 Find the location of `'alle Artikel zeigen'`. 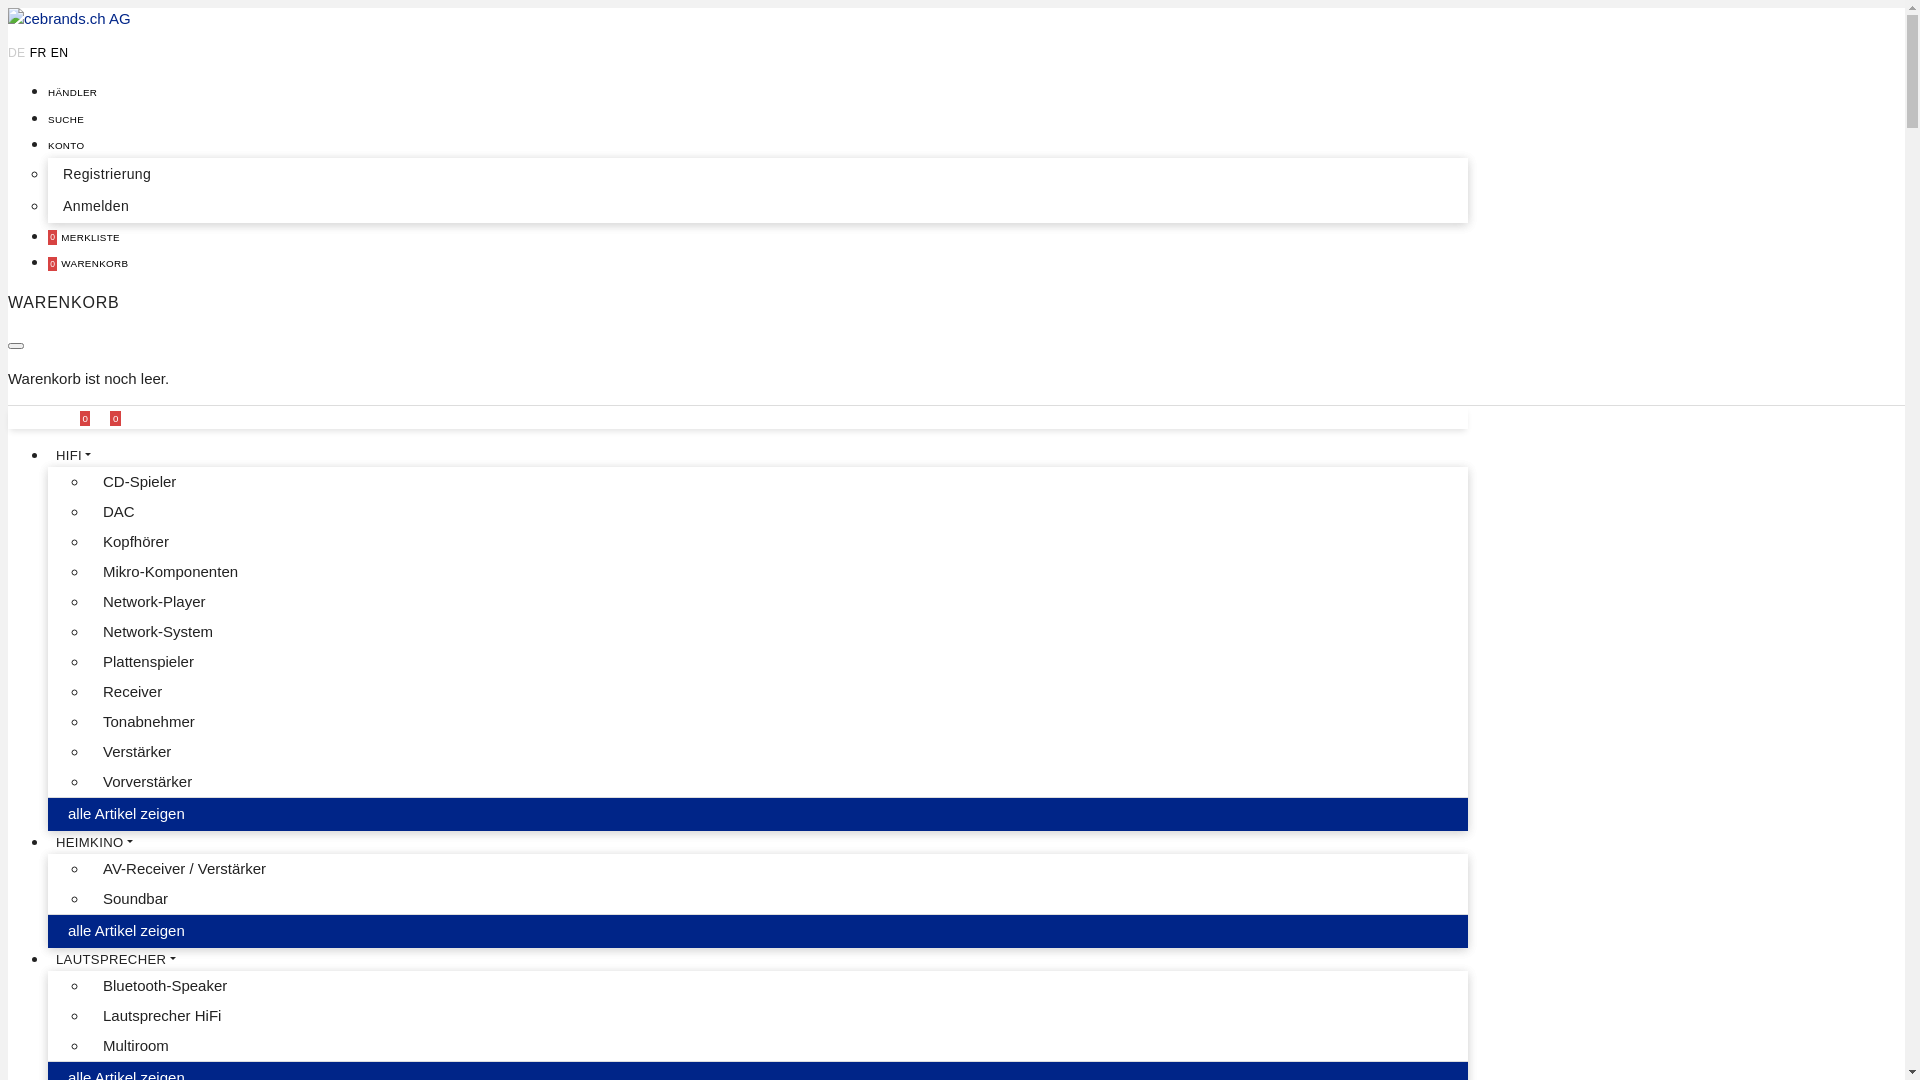

'alle Artikel zeigen' is located at coordinates (757, 930).